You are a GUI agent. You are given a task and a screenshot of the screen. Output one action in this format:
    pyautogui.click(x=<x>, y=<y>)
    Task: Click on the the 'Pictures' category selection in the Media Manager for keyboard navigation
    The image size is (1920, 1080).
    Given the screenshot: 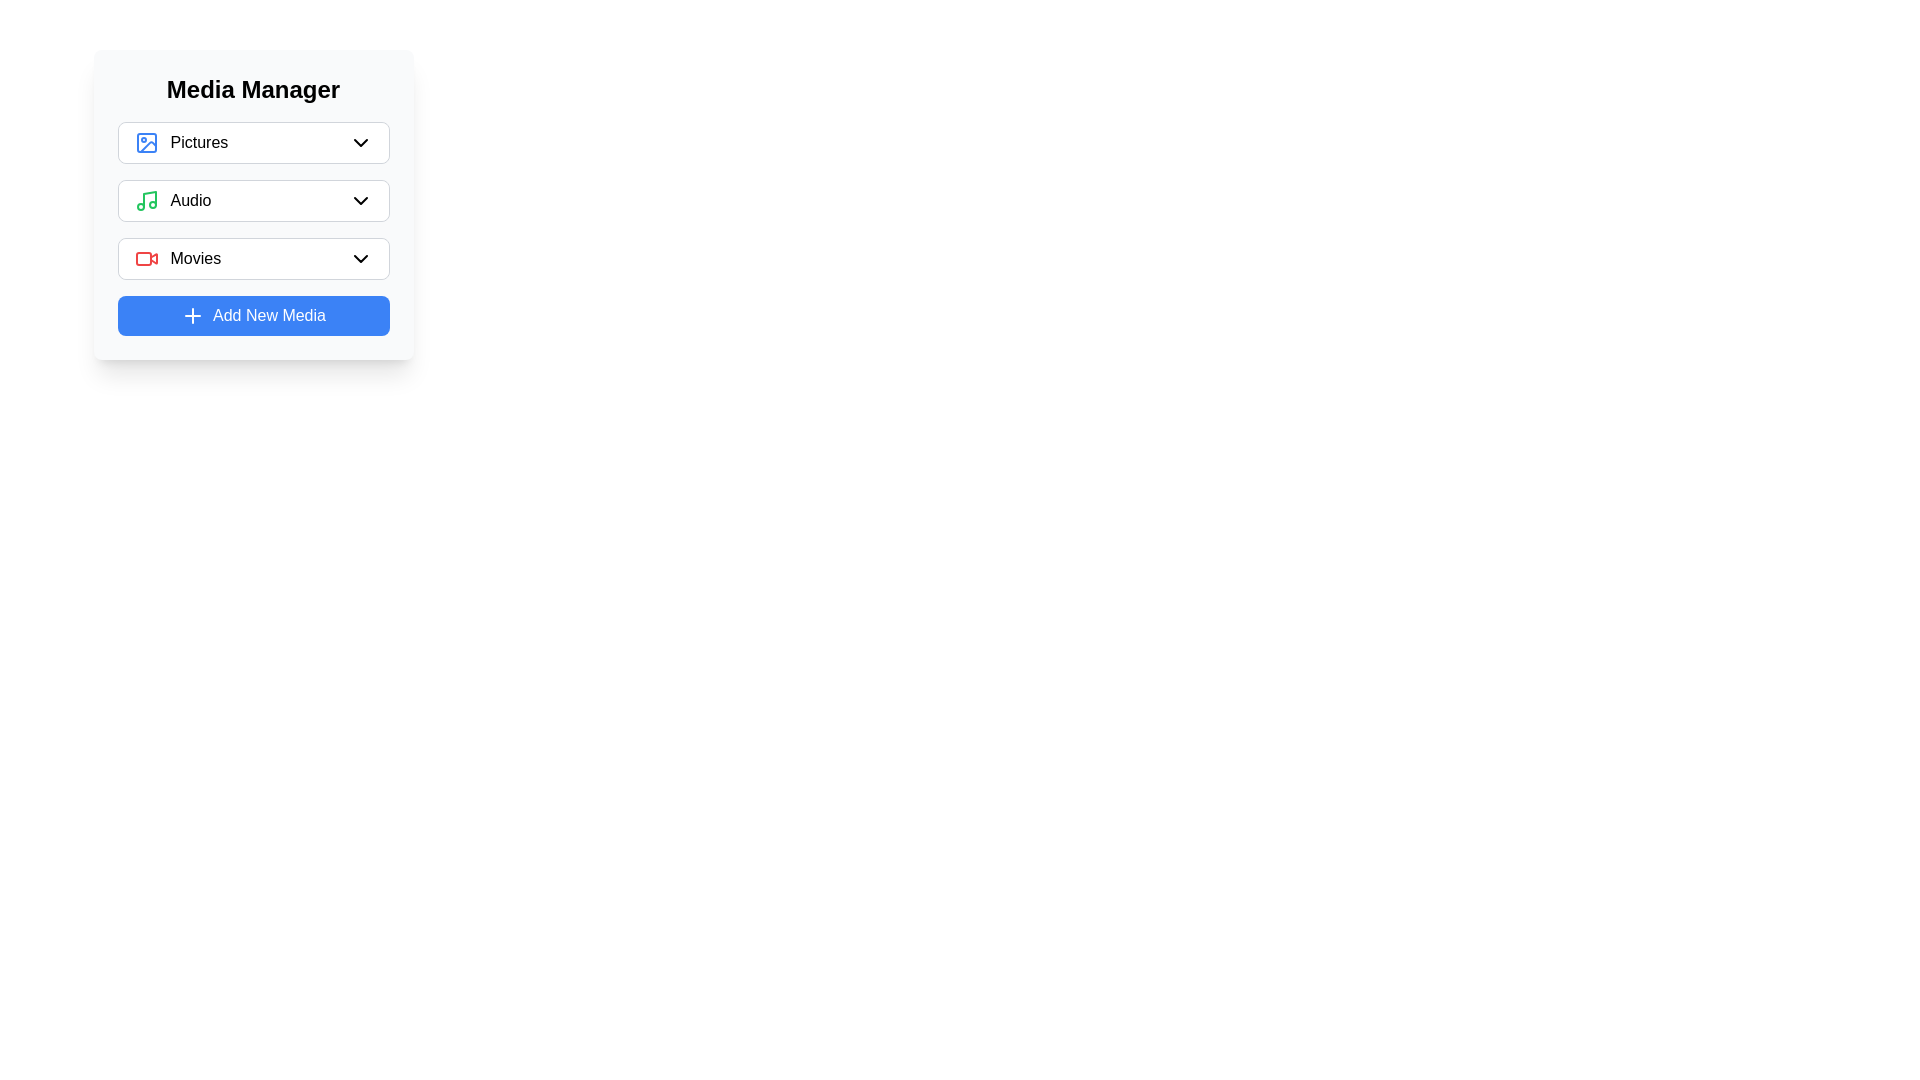 What is the action you would take?
    pyautogui.click(x=252, y=141)
    